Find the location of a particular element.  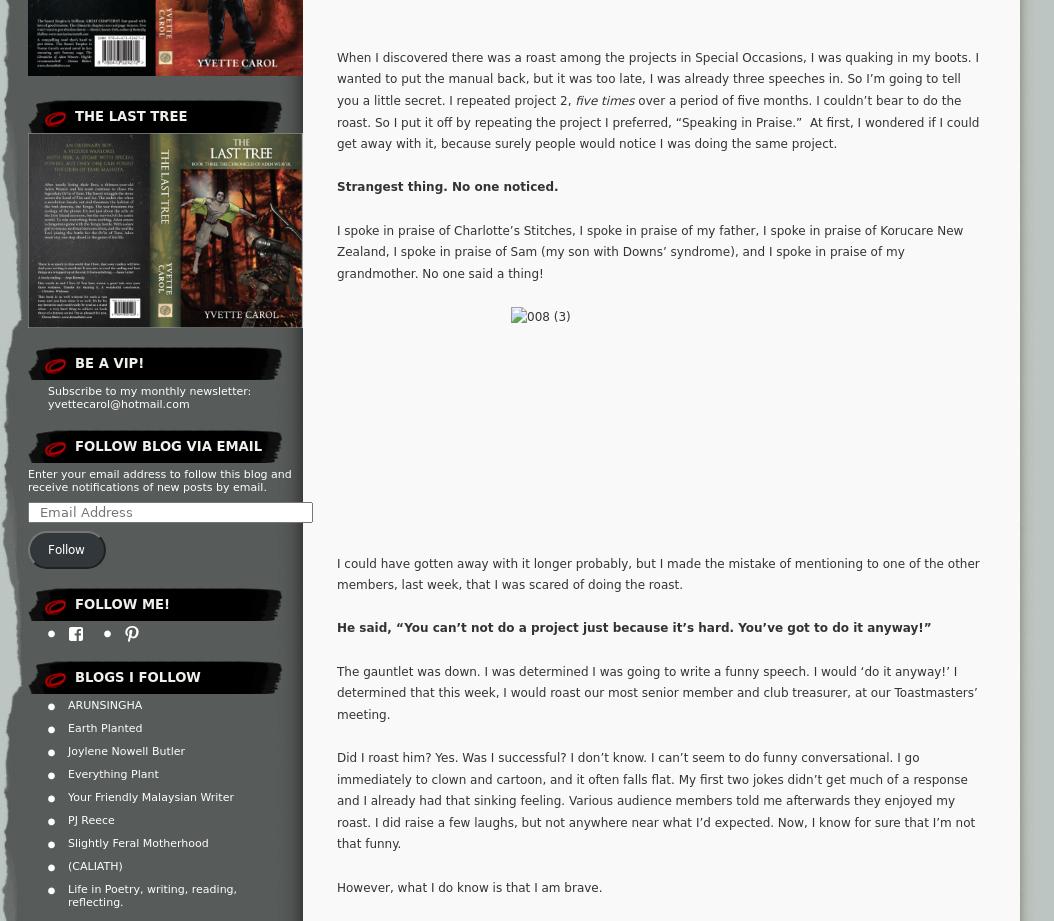

'five times' is located at coordinates (603, 101).